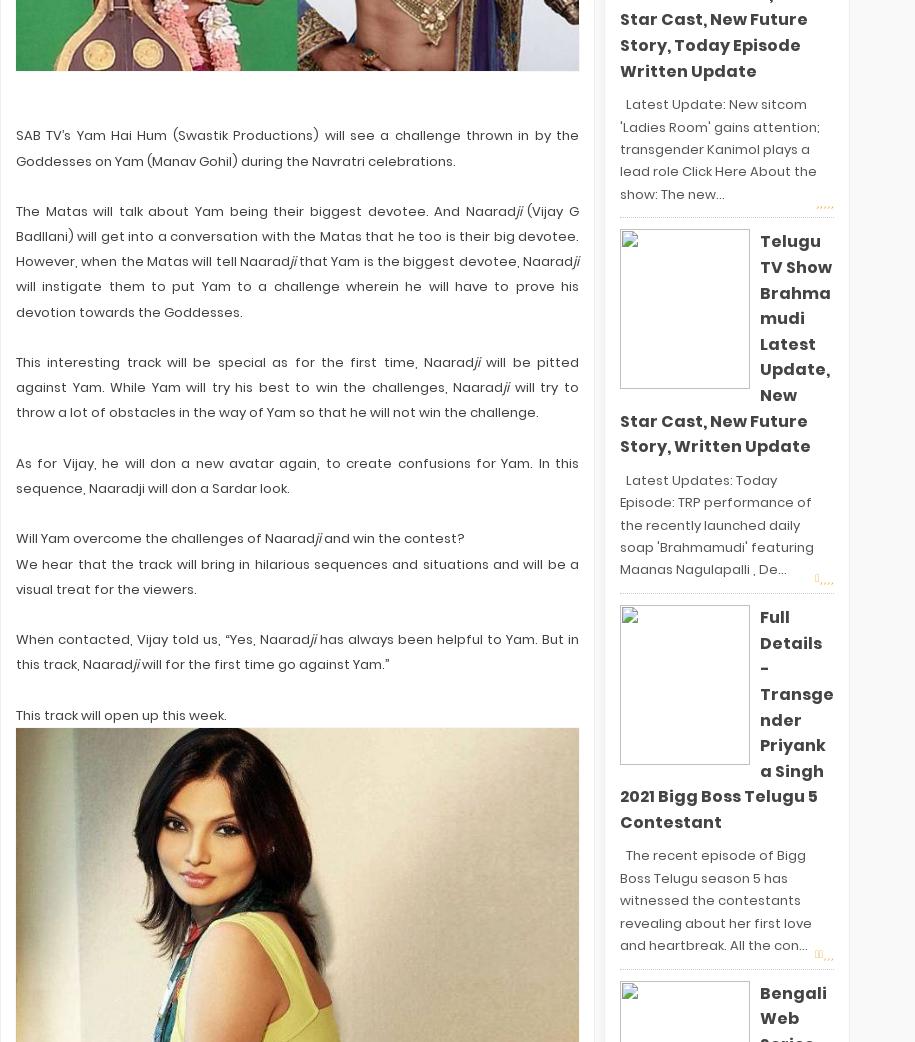 This screenshot has height=1042, width=915. What do you see at coordinates (16, 475) in the screenshot?
I see `'As for Vijay, he will don a new avatar again, to create confusions for Yam. In this sequence, Naaradji will don a Sardar look.'` at bounding box center [16, 475].